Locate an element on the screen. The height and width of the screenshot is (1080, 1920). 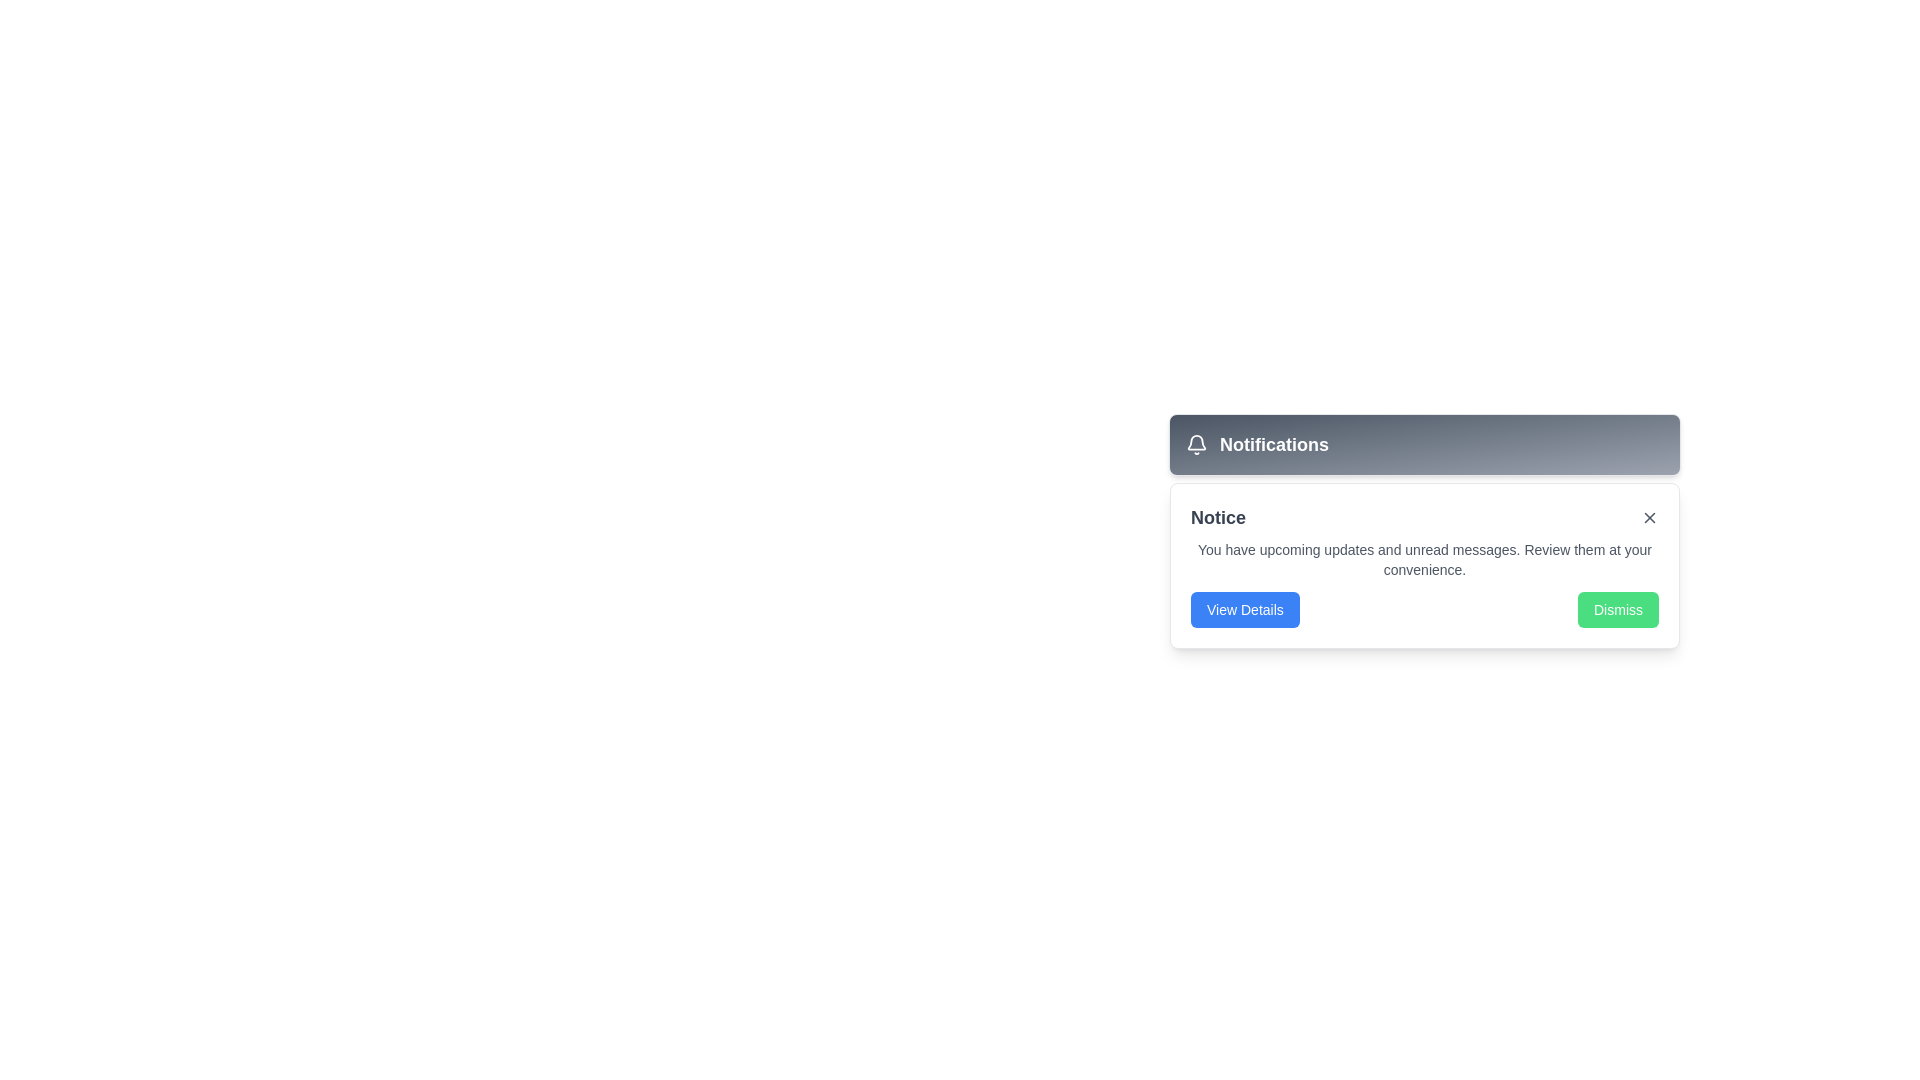
the button located at the bottom-left corner of the notification popup is located at coordinates (1244, 608).